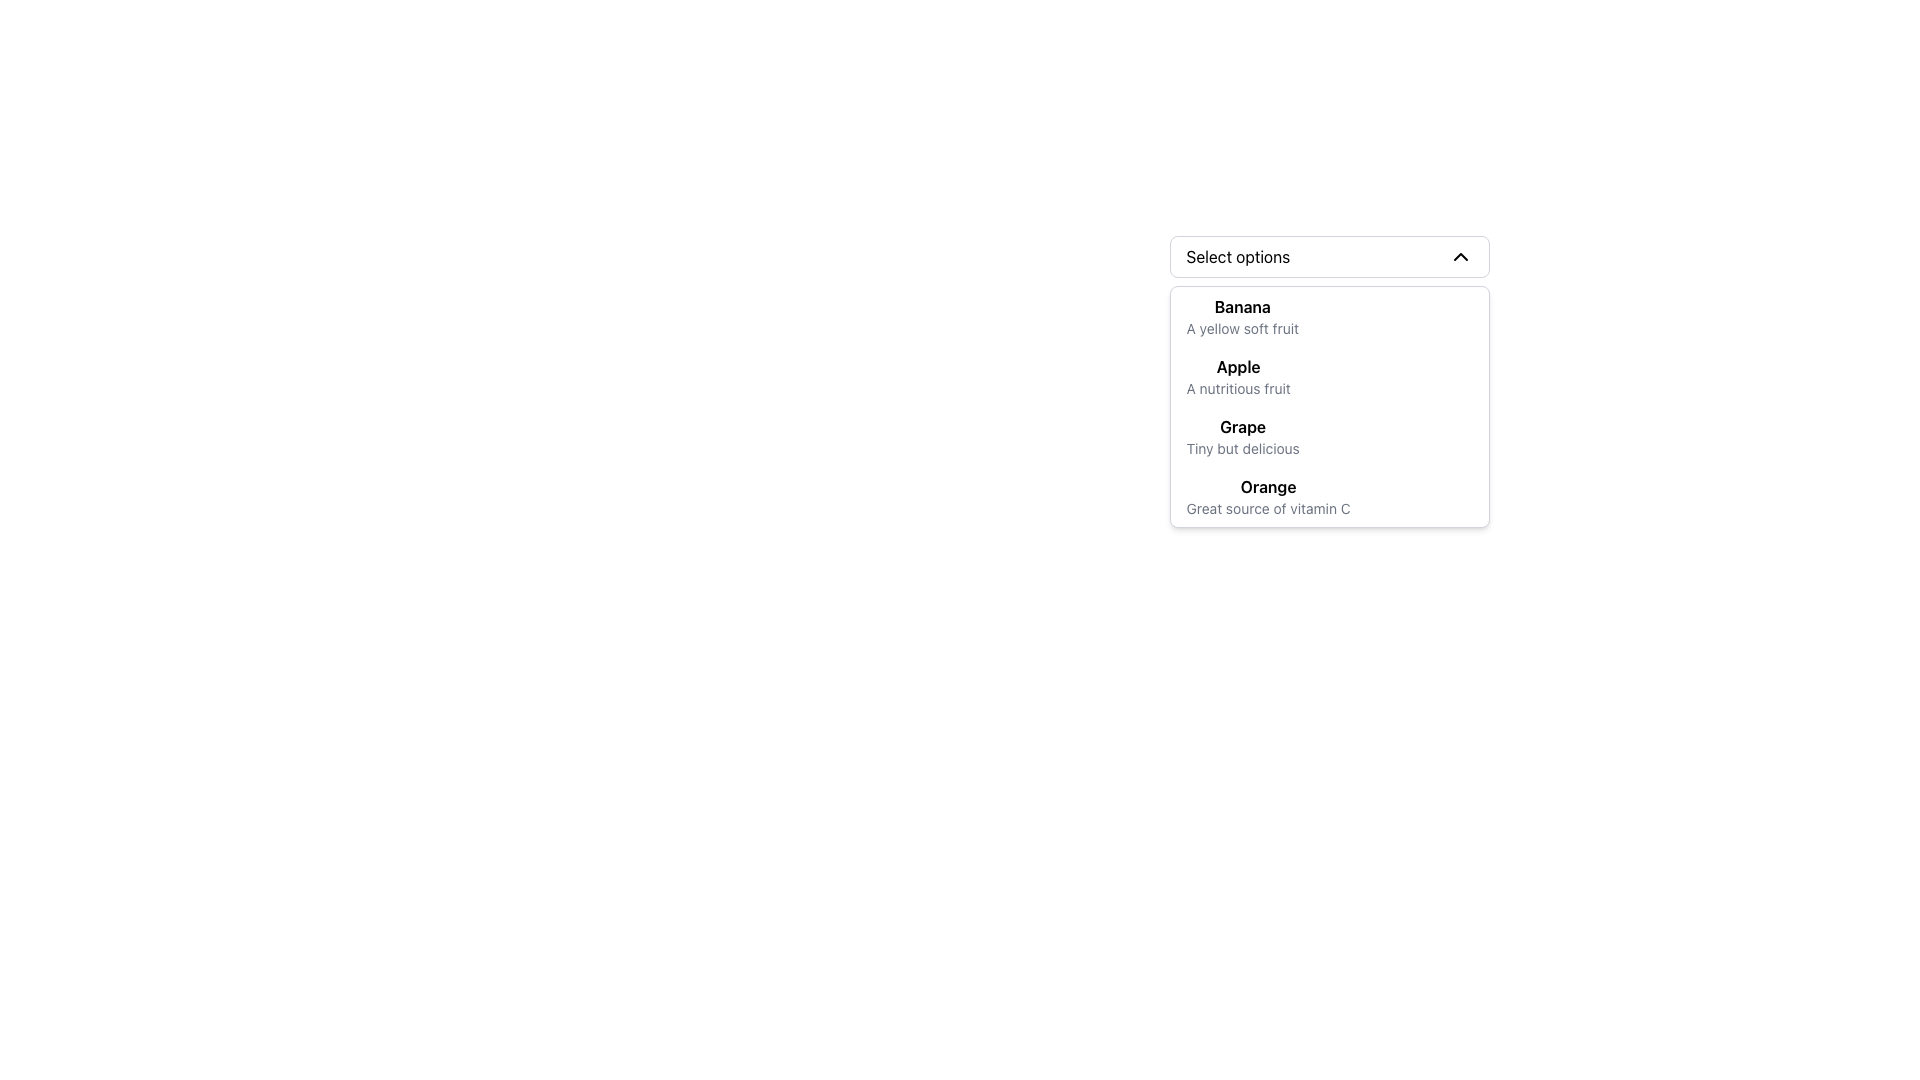 This screenshot has width=1920, height=1080. What do you see at coordinates (1329, 435) in the screenshot?
I see `the 'Grape' option in the dropdown list` at bounding box center [1329, 435].